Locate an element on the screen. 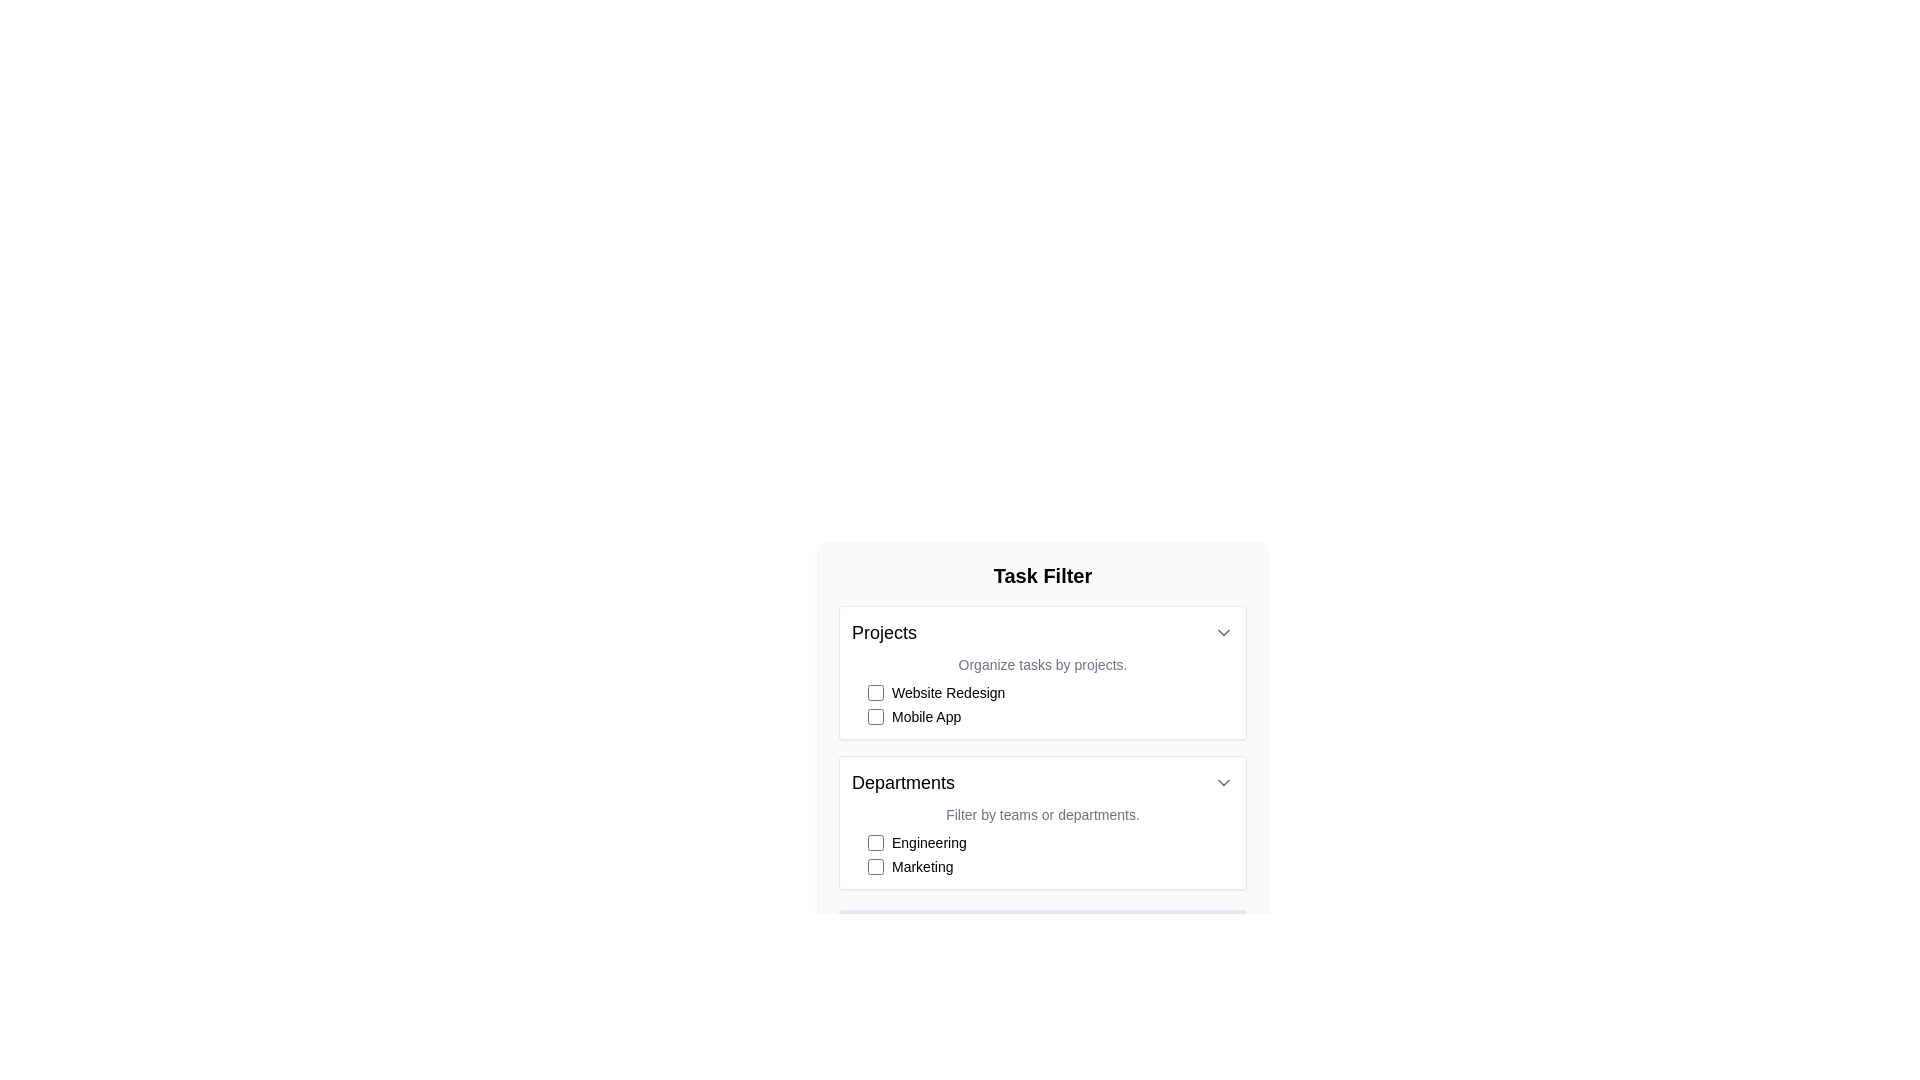 This screenshot has width=1920, height=1080. the chevron icon in the second filter section of the 'Task Filter' panel to expand the options for filtering tasks or projects by departments is located at coordinates (1041, 822).